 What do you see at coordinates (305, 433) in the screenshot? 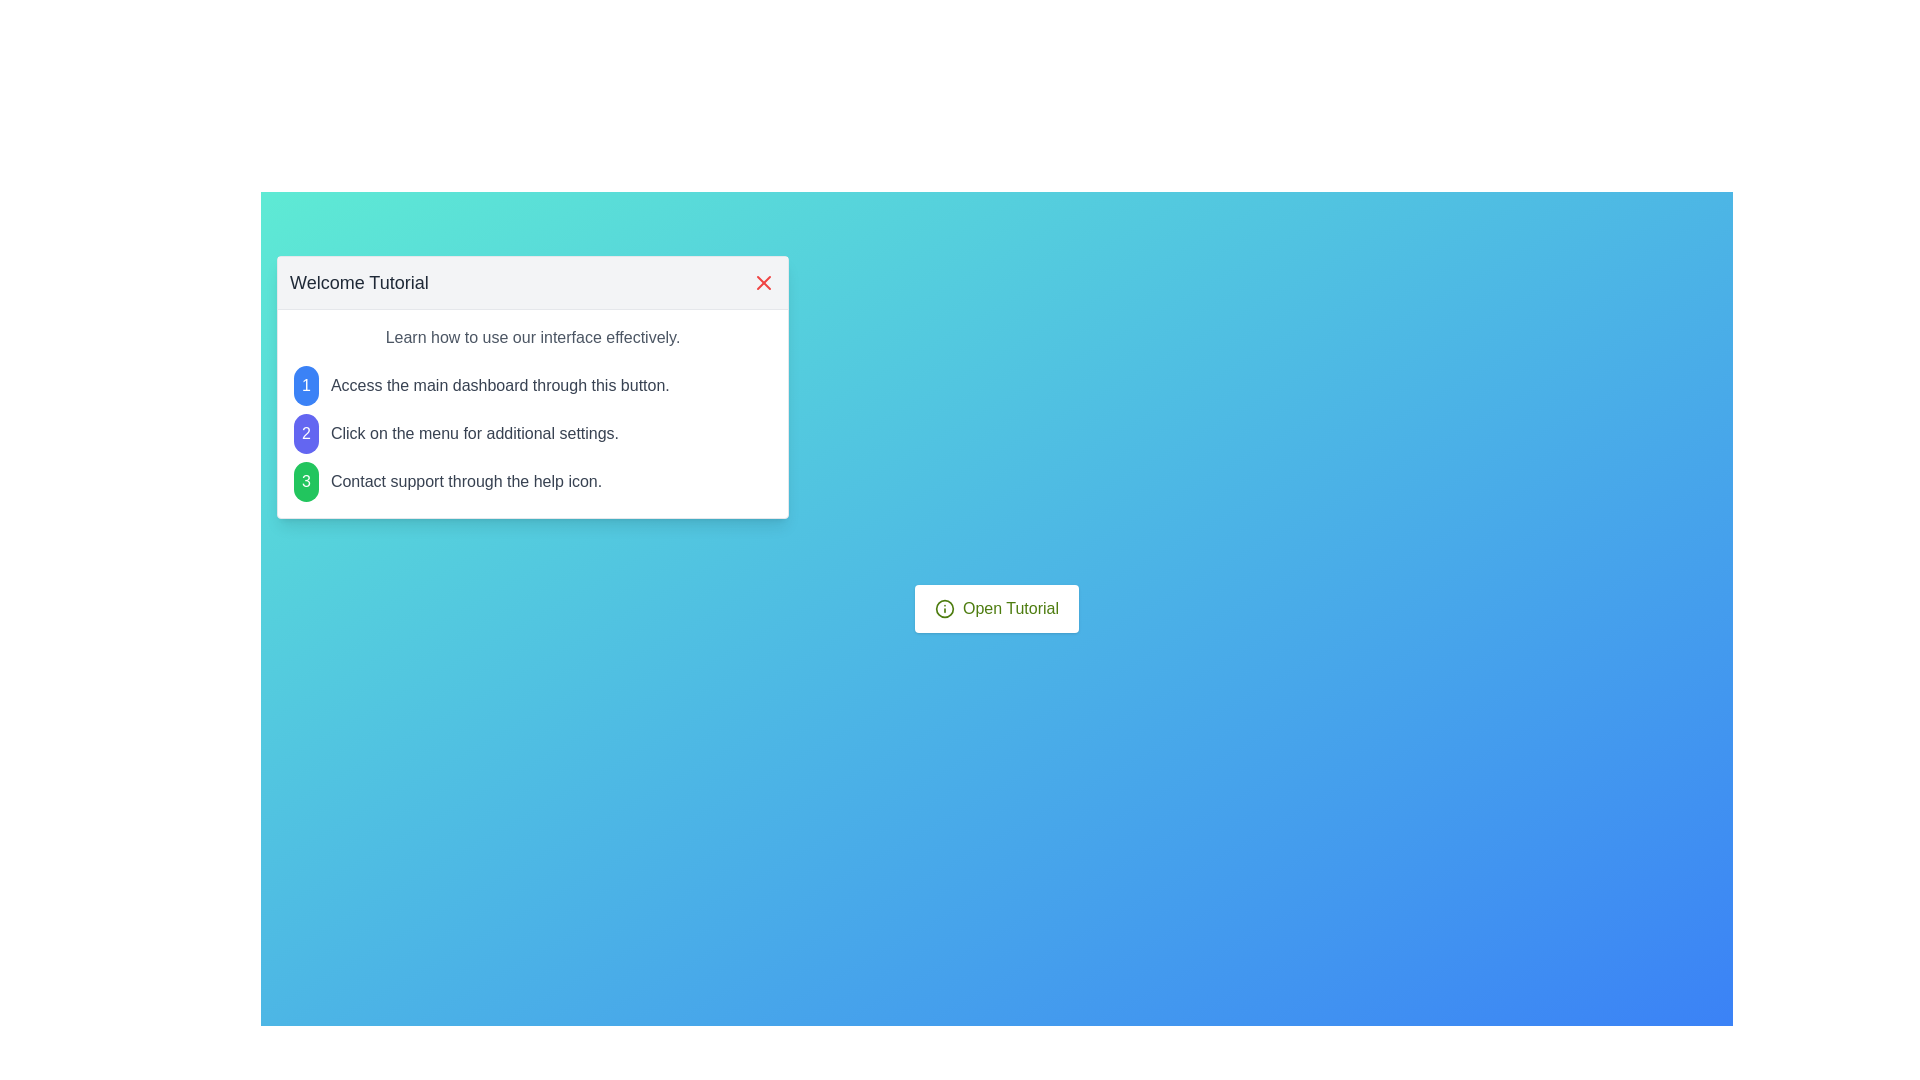
I see `the Badge element positioned to the left of the text 'Click on the menu for additional settings.', which is the second item in a vertical list of badges within the tutorial dialog box` at bounding box center [305, 433].